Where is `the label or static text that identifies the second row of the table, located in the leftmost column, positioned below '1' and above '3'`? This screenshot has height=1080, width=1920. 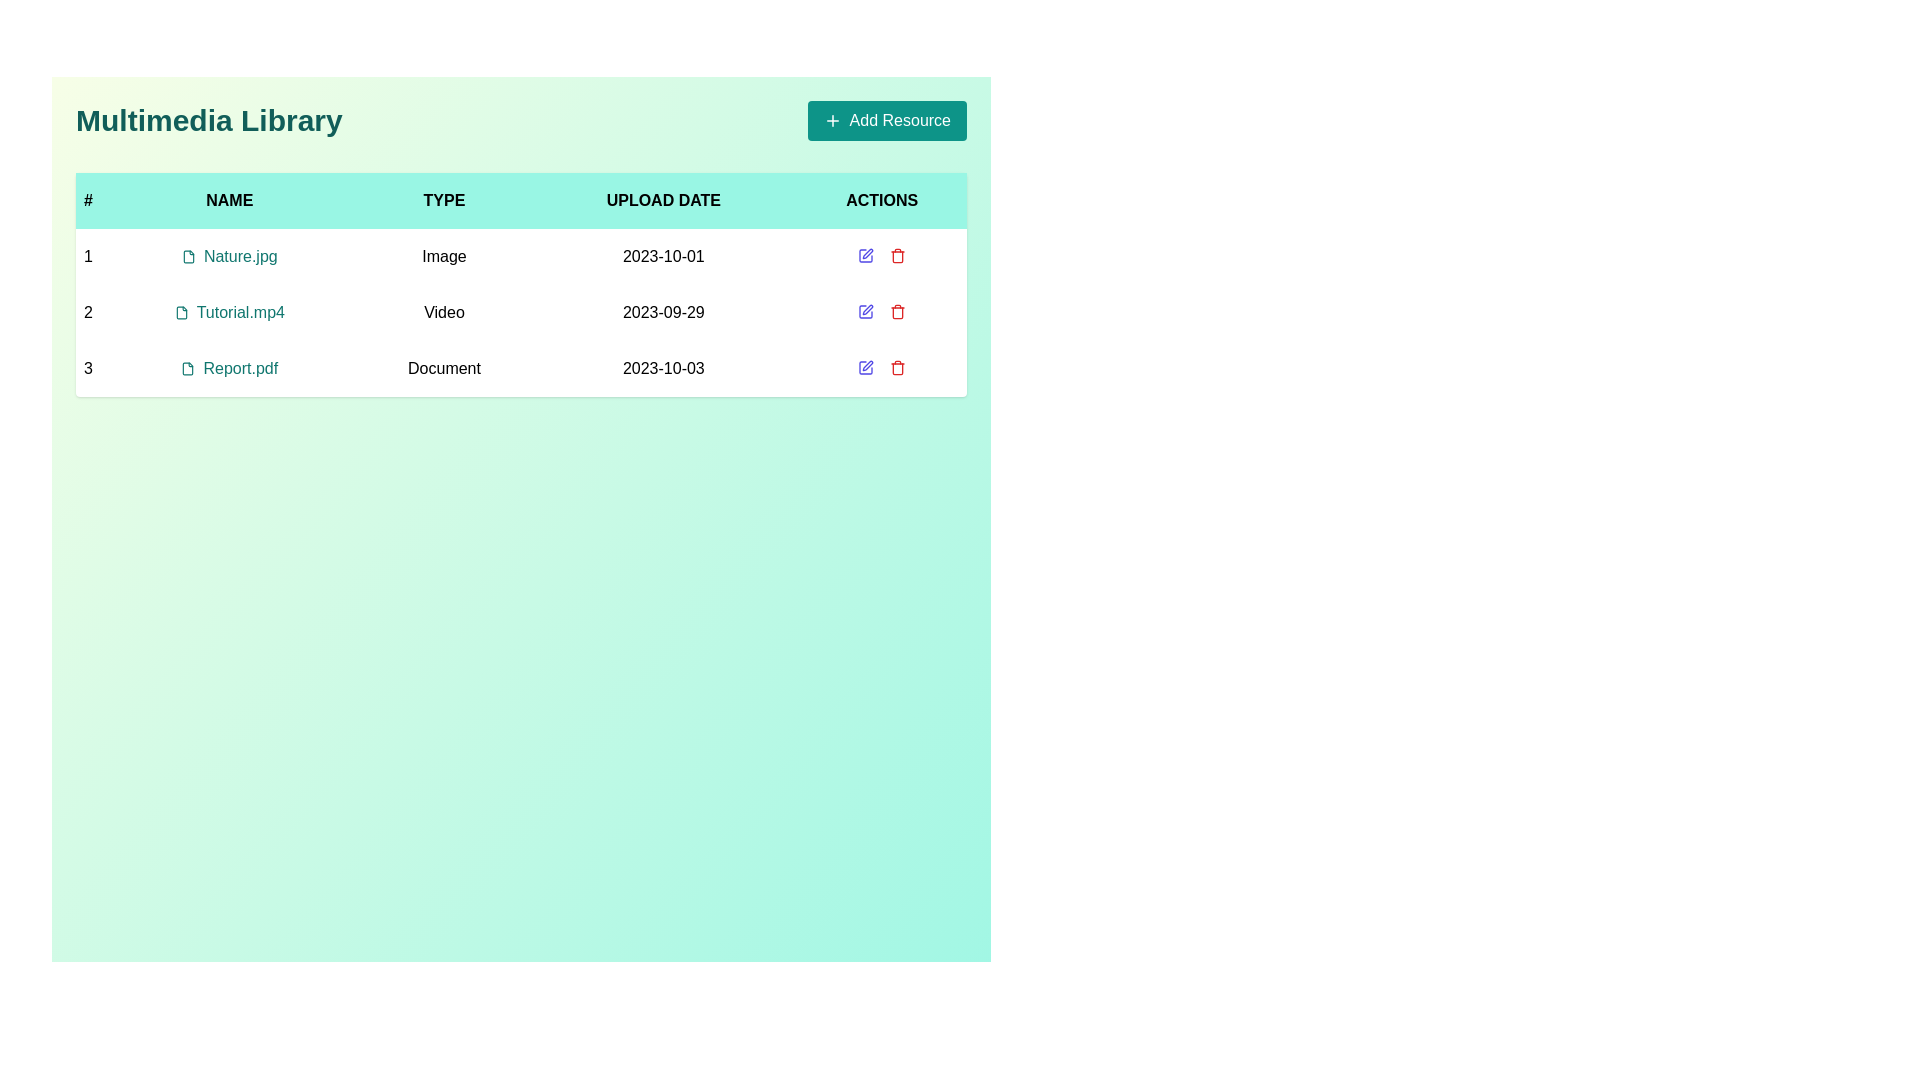 the label or static text that identifies the second row of the table, located in the leftmost column, positioned below '1' and above '3' is located at coordinates (87, 312).